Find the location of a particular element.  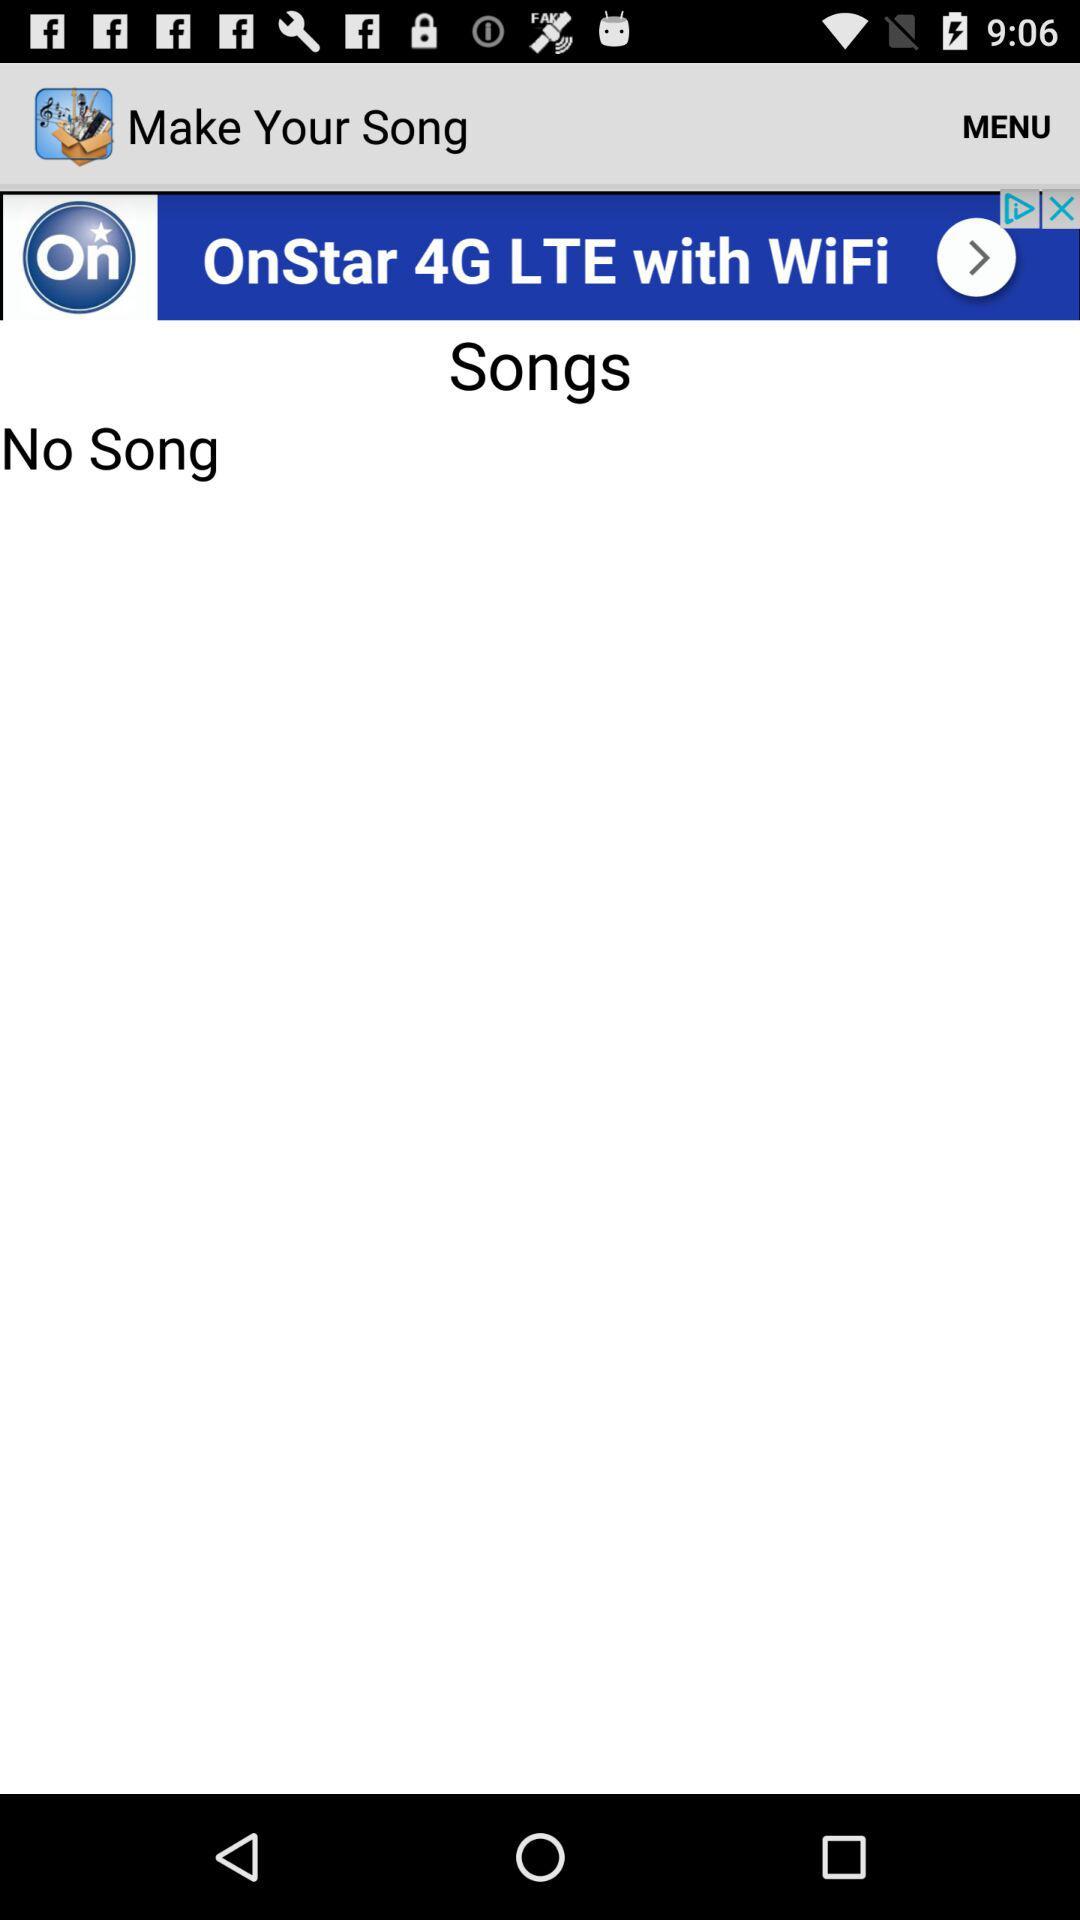

advertising bar is located at coordinates (540, 253).